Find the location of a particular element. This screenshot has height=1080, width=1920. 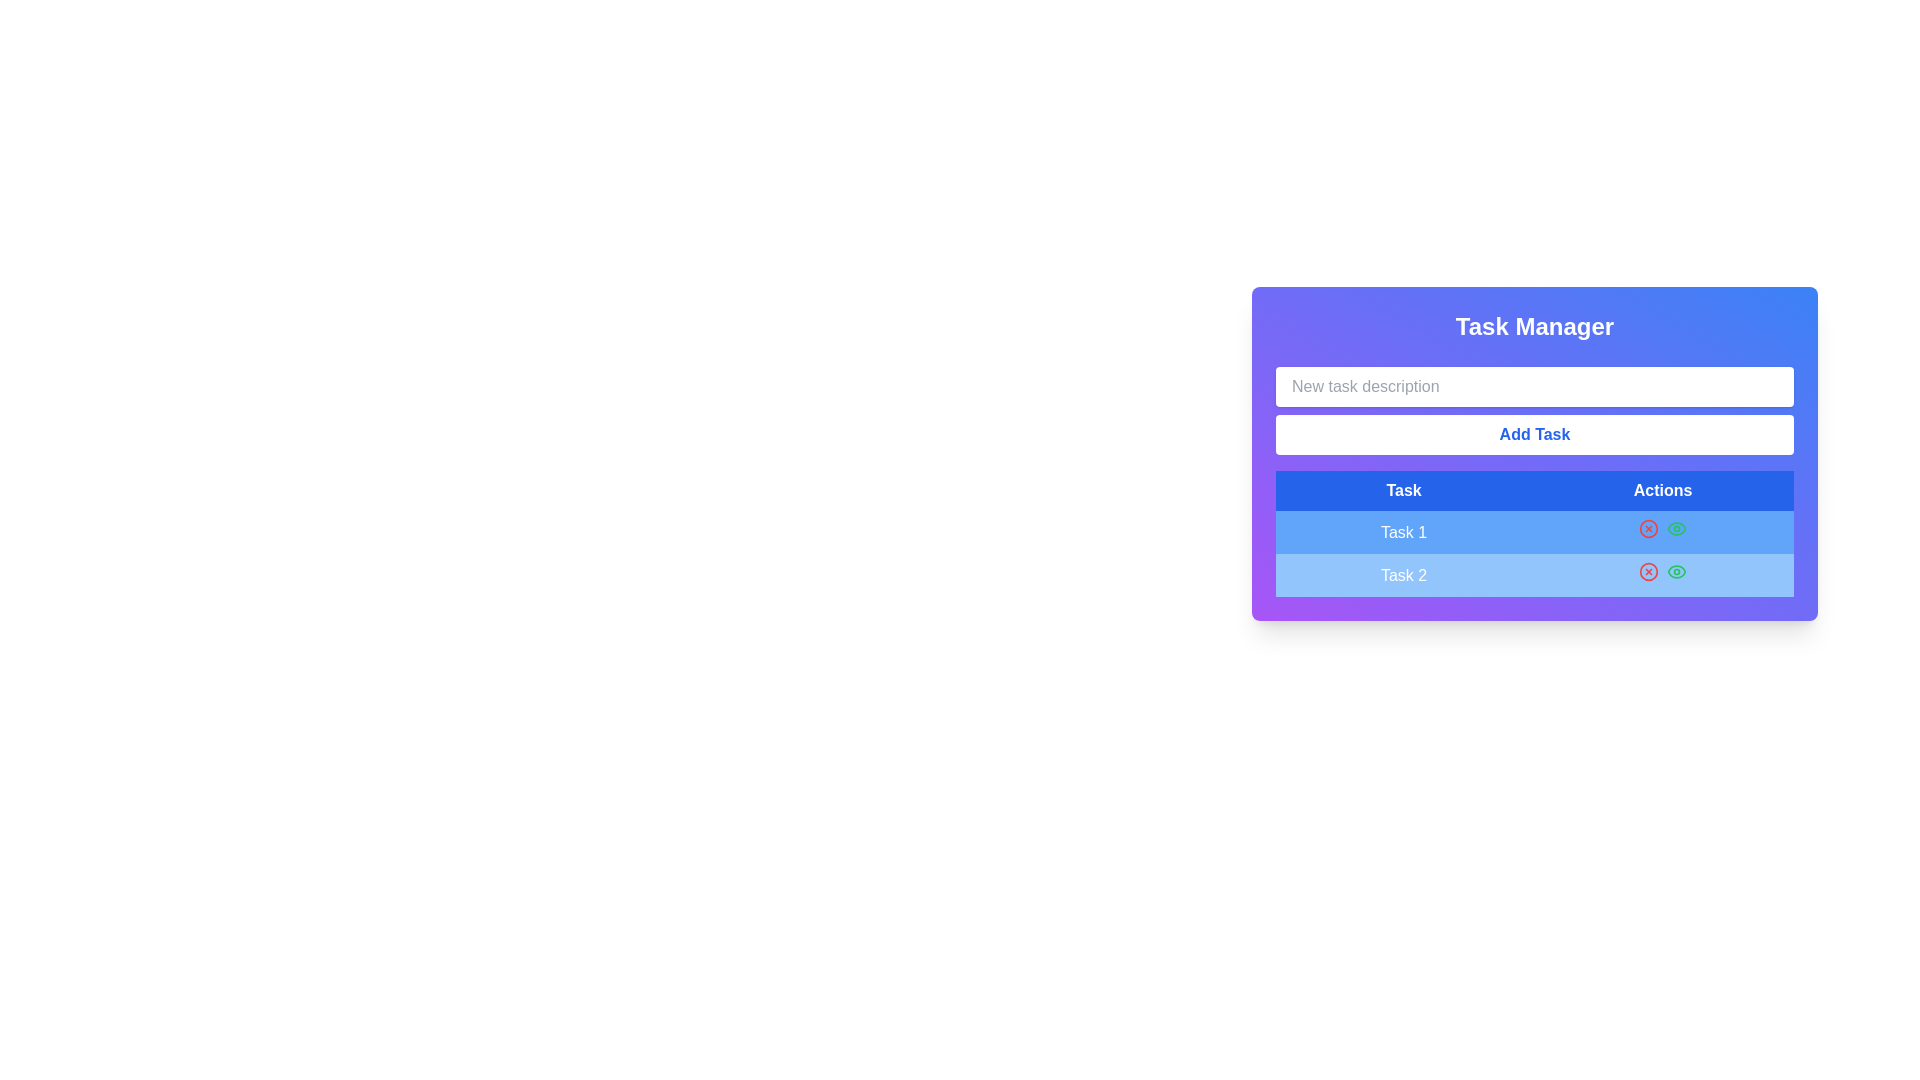

the Text label with light blue background containing 'Task 2' in white, located in the second row under the 'Task' column is located at coordinates (1403, 575).